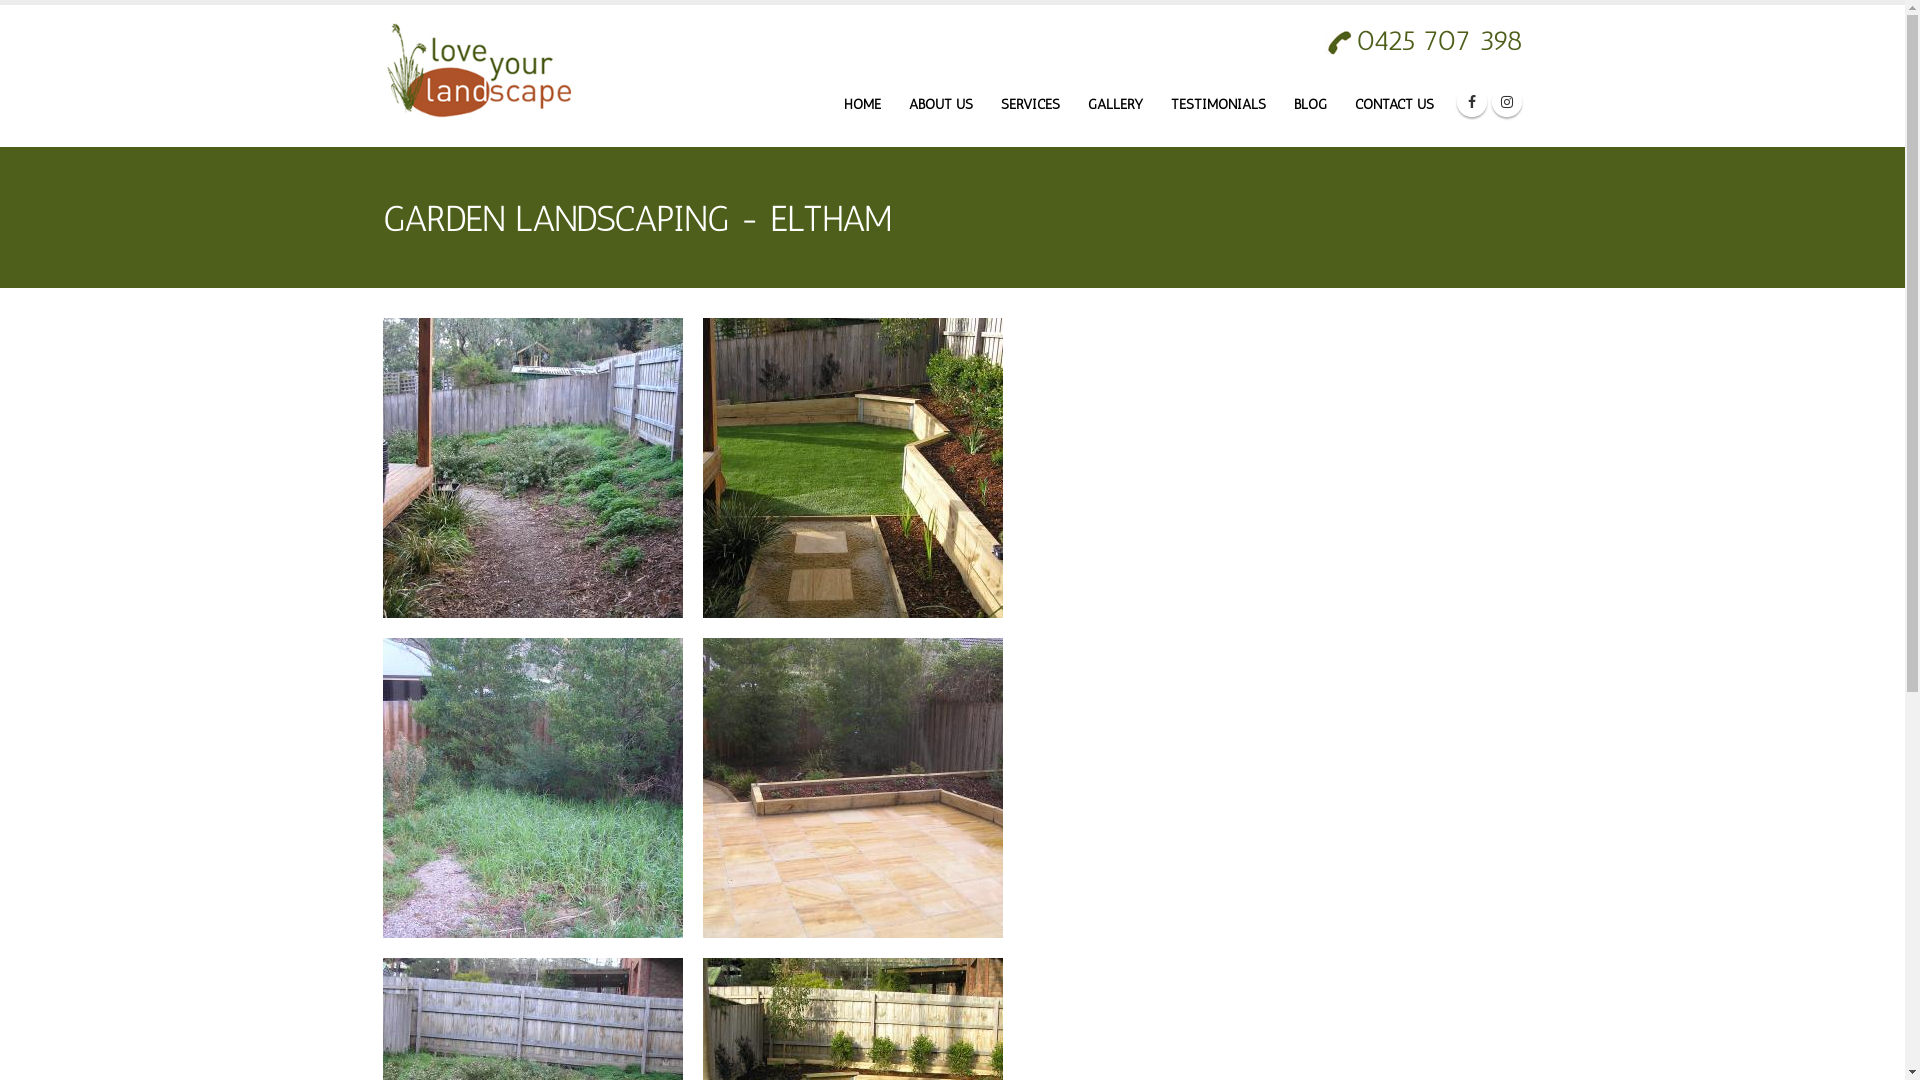 This screenshot has height=1080, width=1920. I want to click on 'Garden landscaping - Eltham', so click(382, 786).